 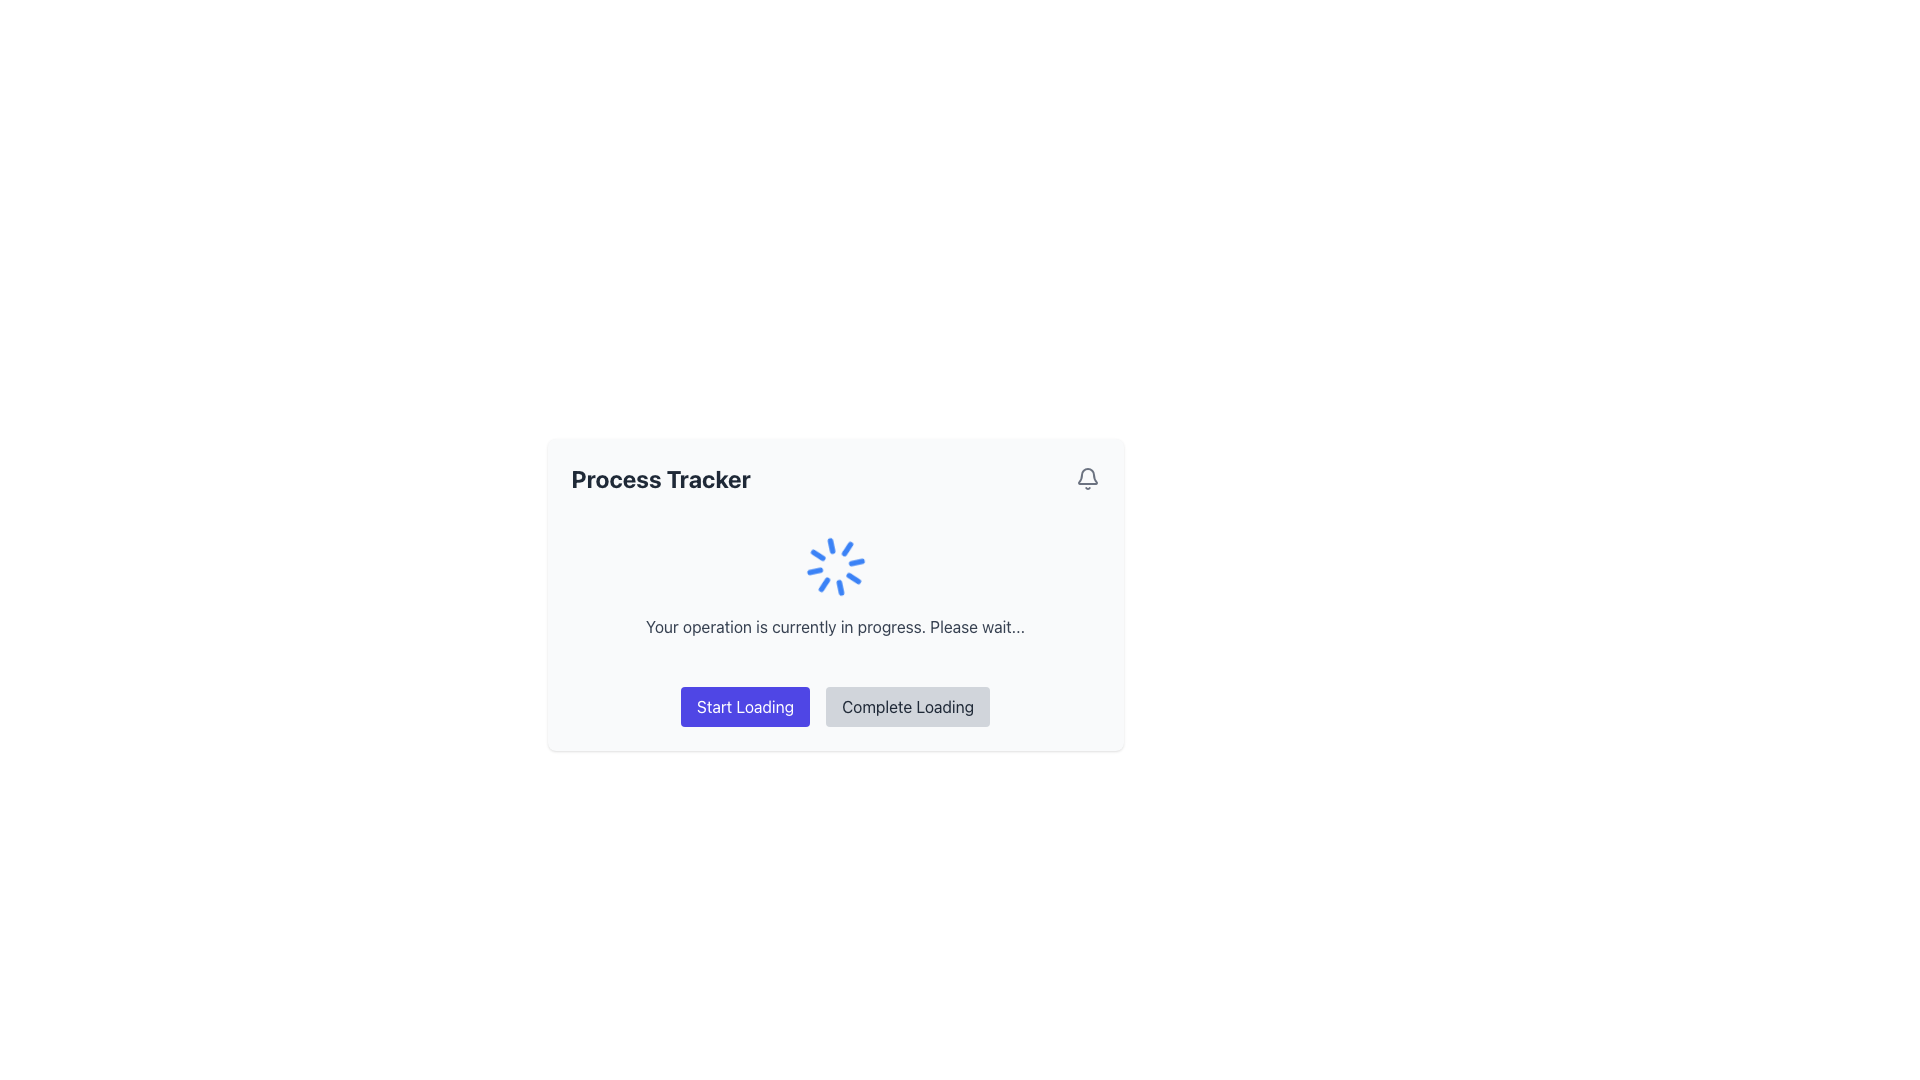 What do you see at coordinates (835, 567) in the screenshot?
I see `the Loader icon which represents a loading state, indicating that an operation is currently taking place, and is located centrally above the text 'Your operation is currently in progress. Please wait...'` at bounding box center [835, 567].